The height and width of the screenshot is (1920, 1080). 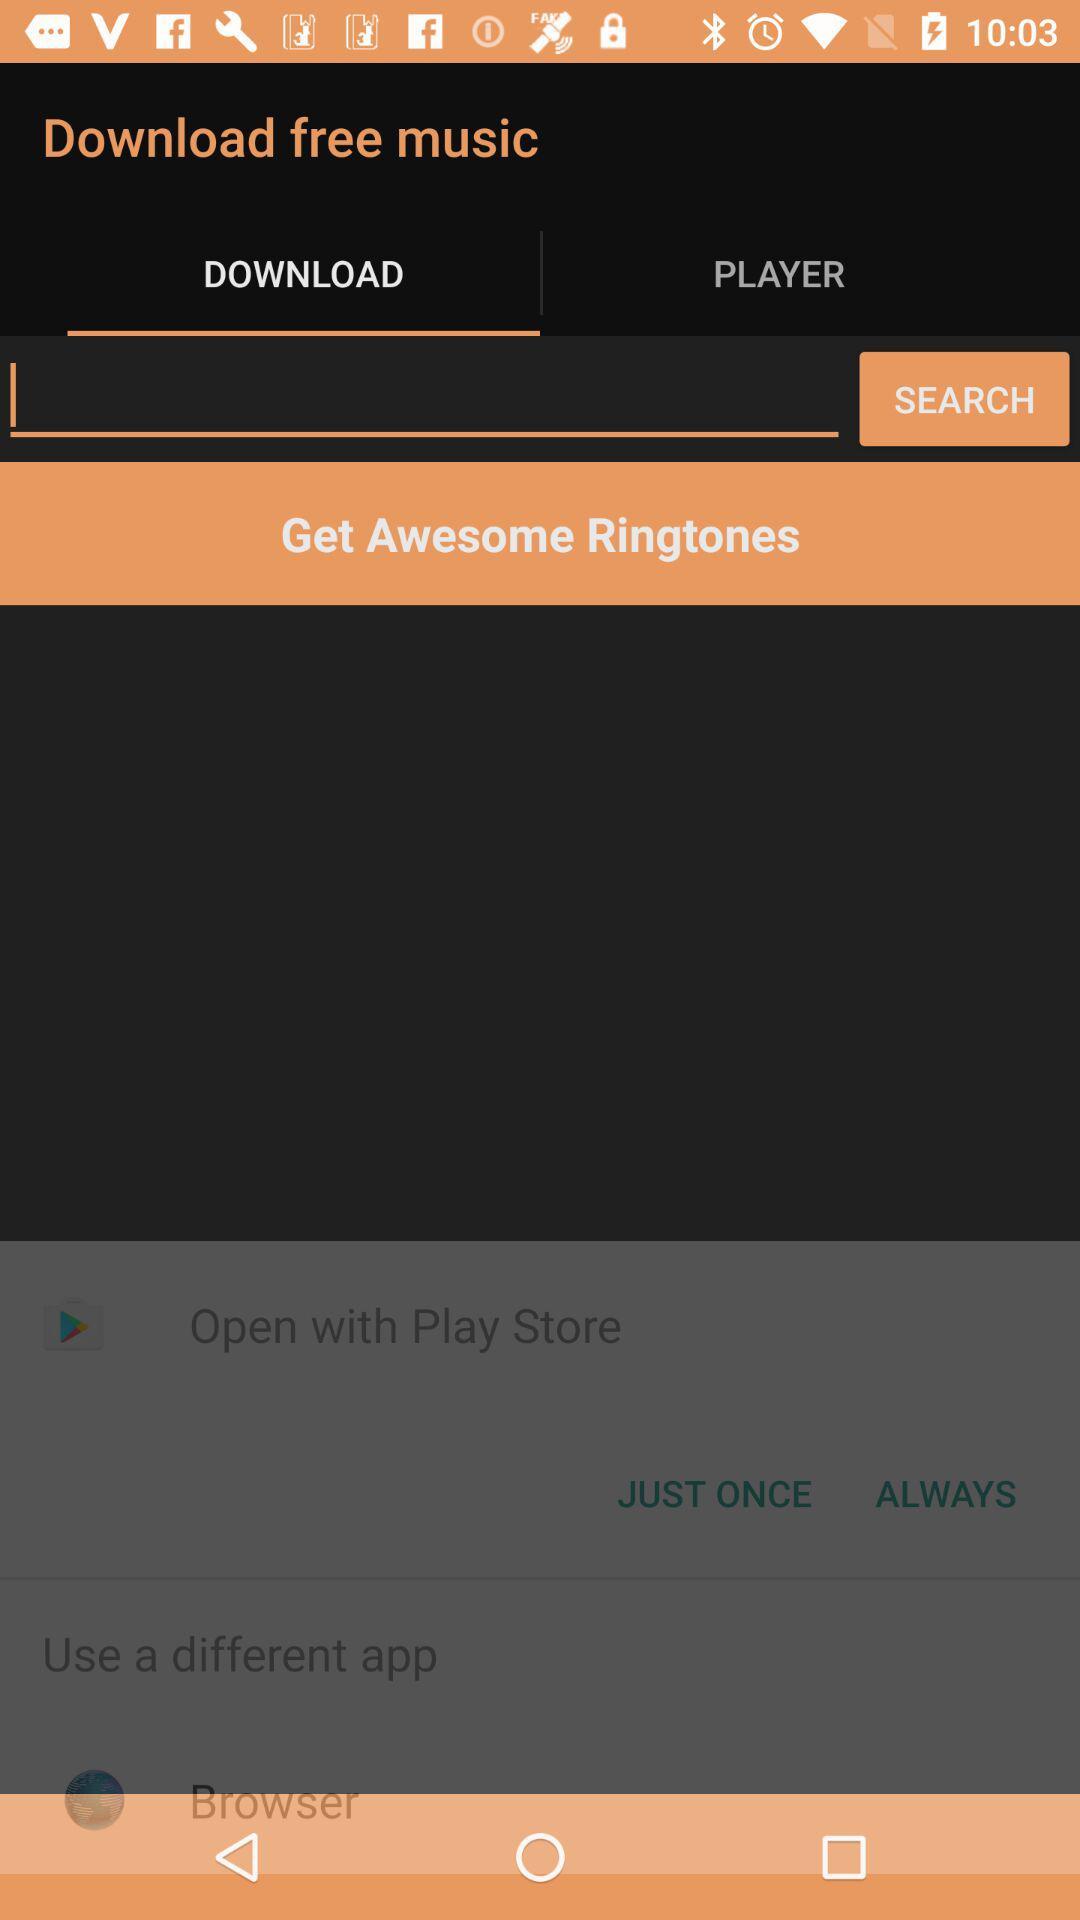 What do you see at coordinates (423, 395) in the screenshot?
I see `text` at bounding box center [423, 395].